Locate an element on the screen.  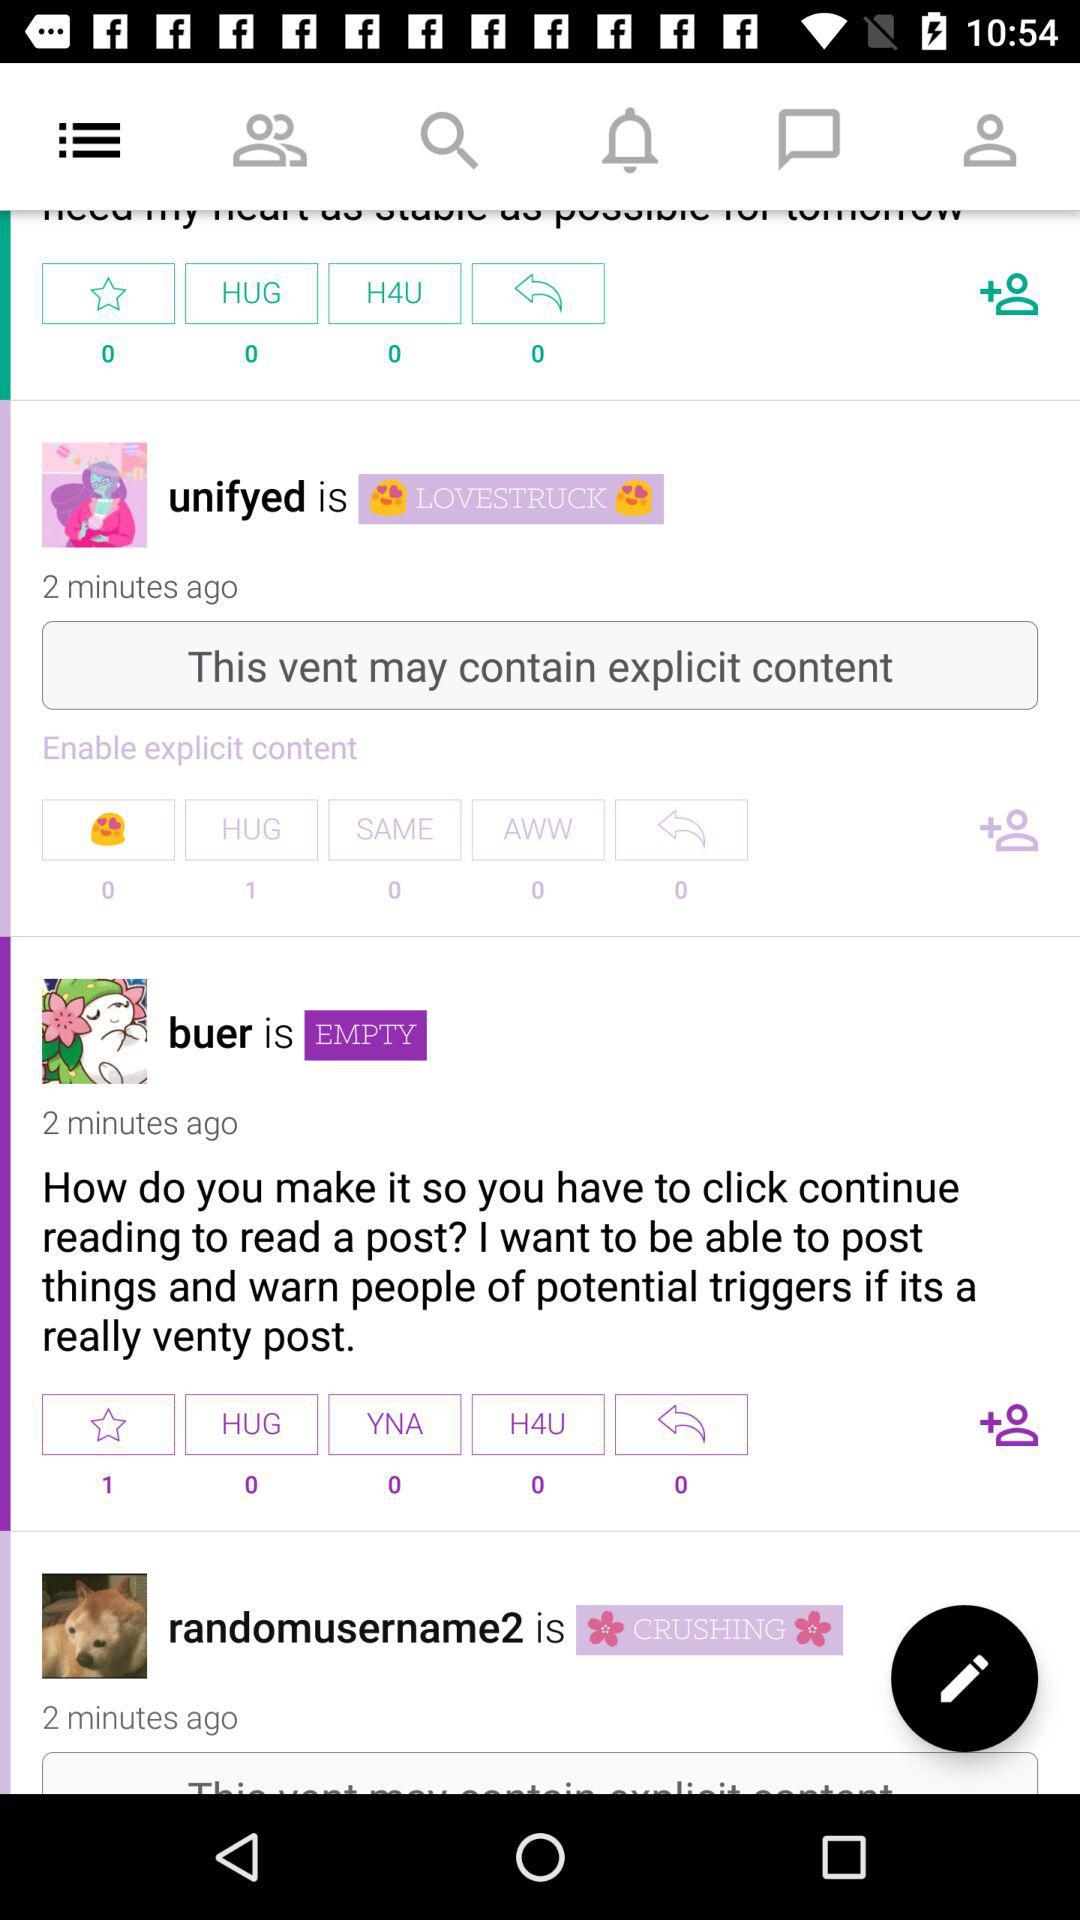
the icon next to the aww icon is located at coordinates (394, 829).